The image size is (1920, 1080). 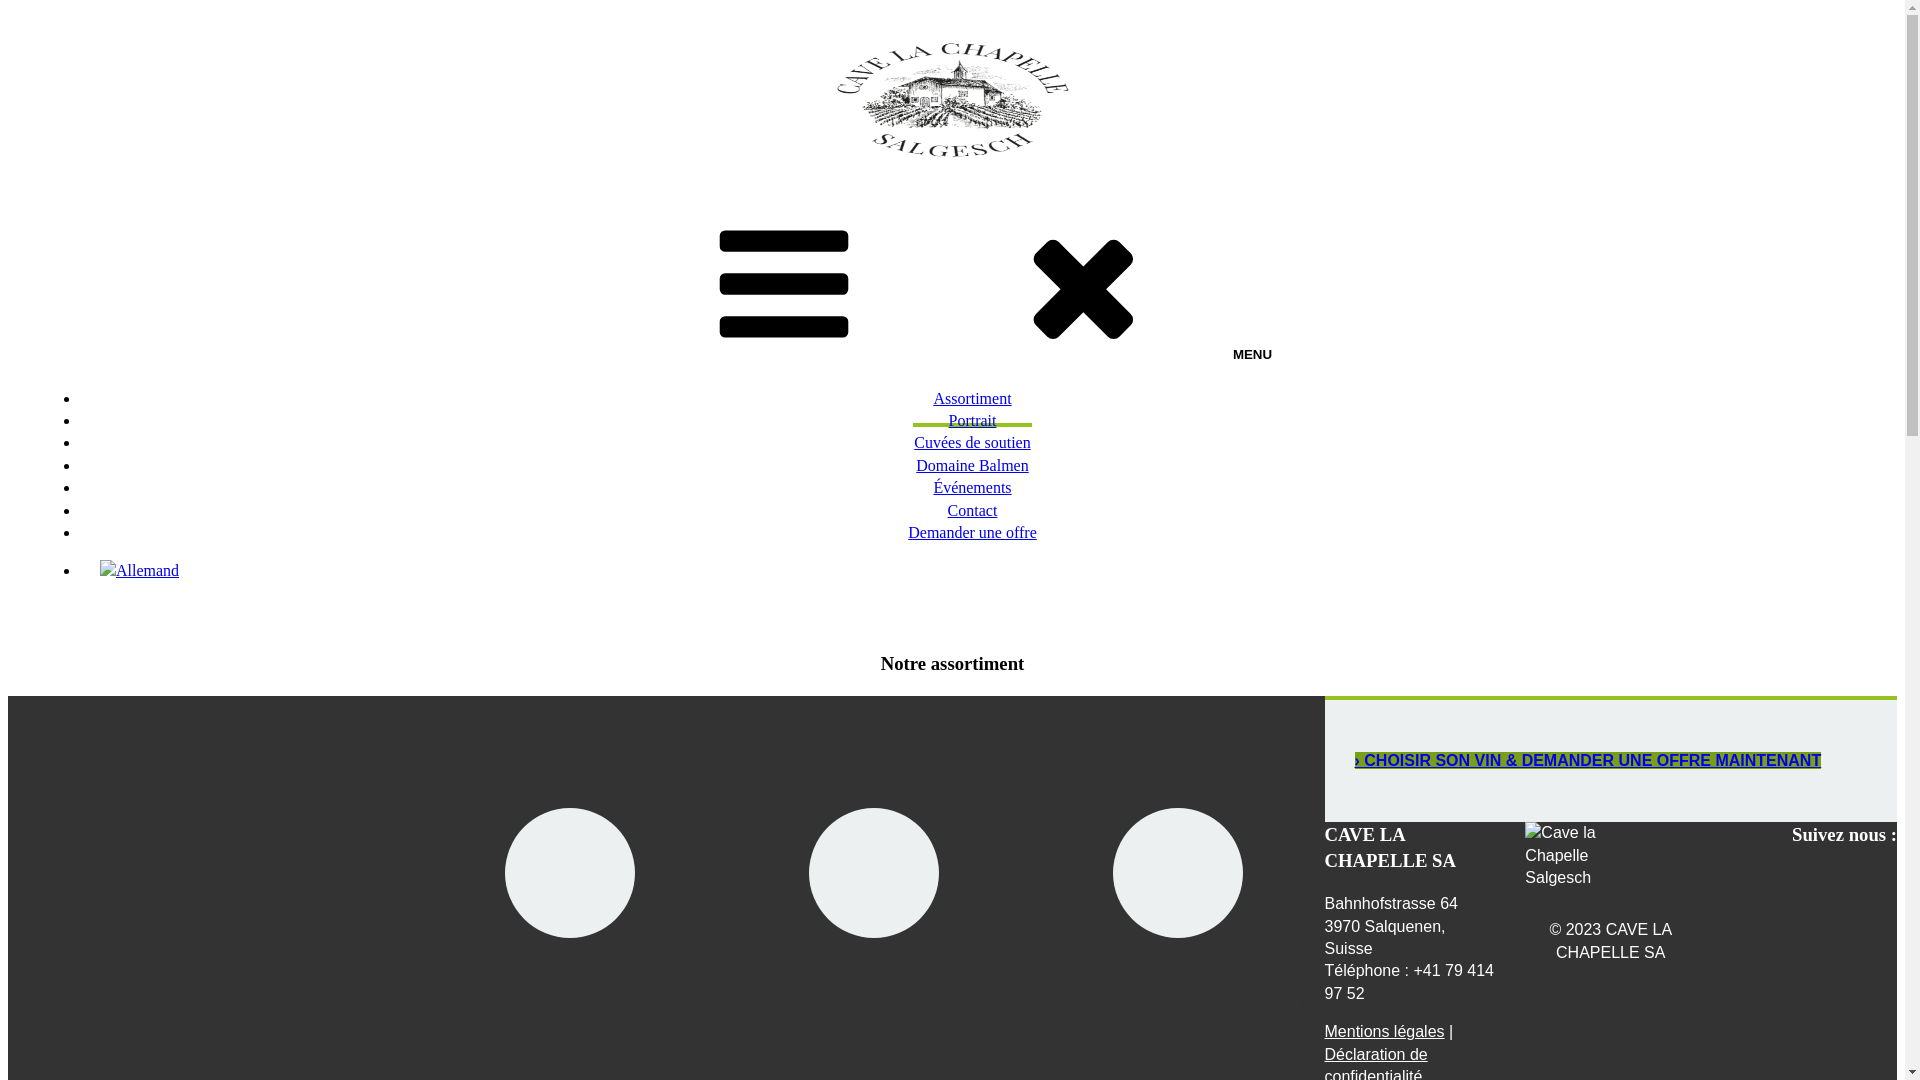 I want to click on 'Aller au contenu principal', so click(x=6, y=7).